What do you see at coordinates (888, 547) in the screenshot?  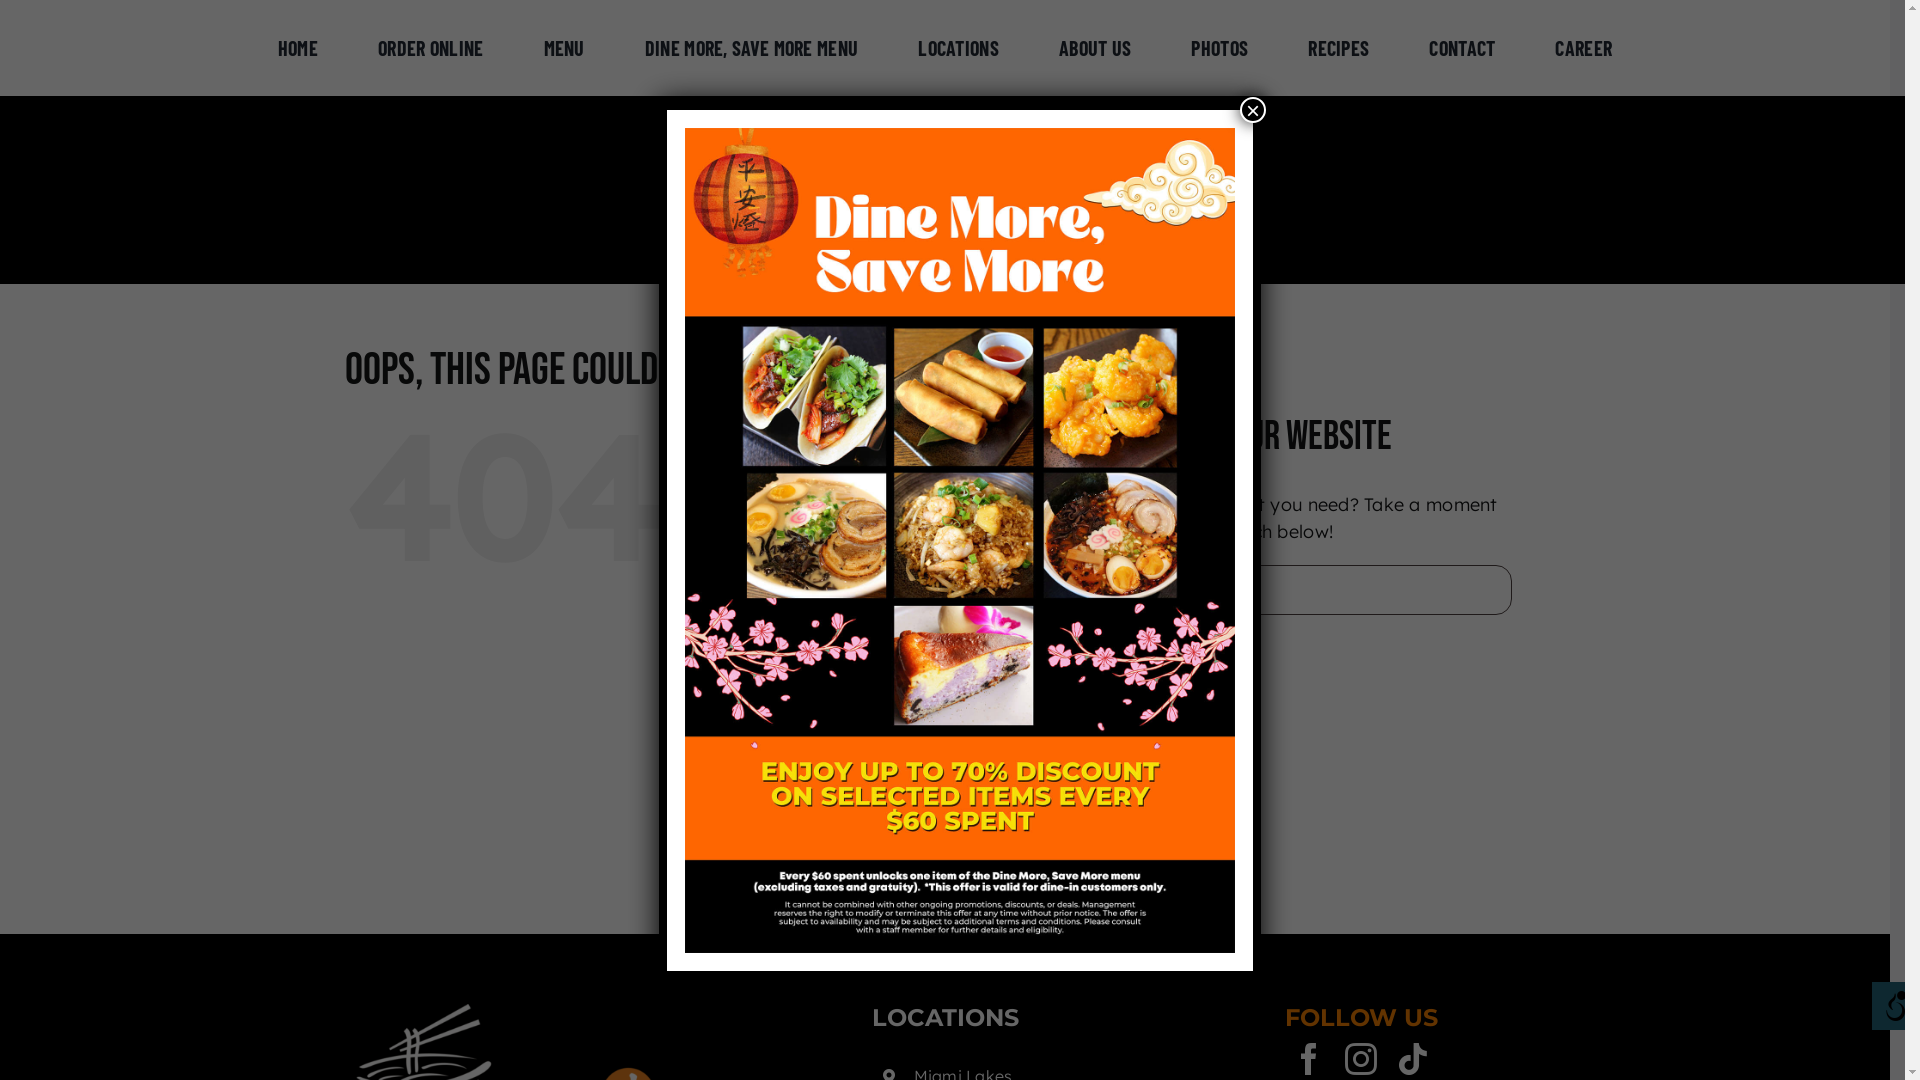 I see `'Order Online'` at bounding box center [888, 547].